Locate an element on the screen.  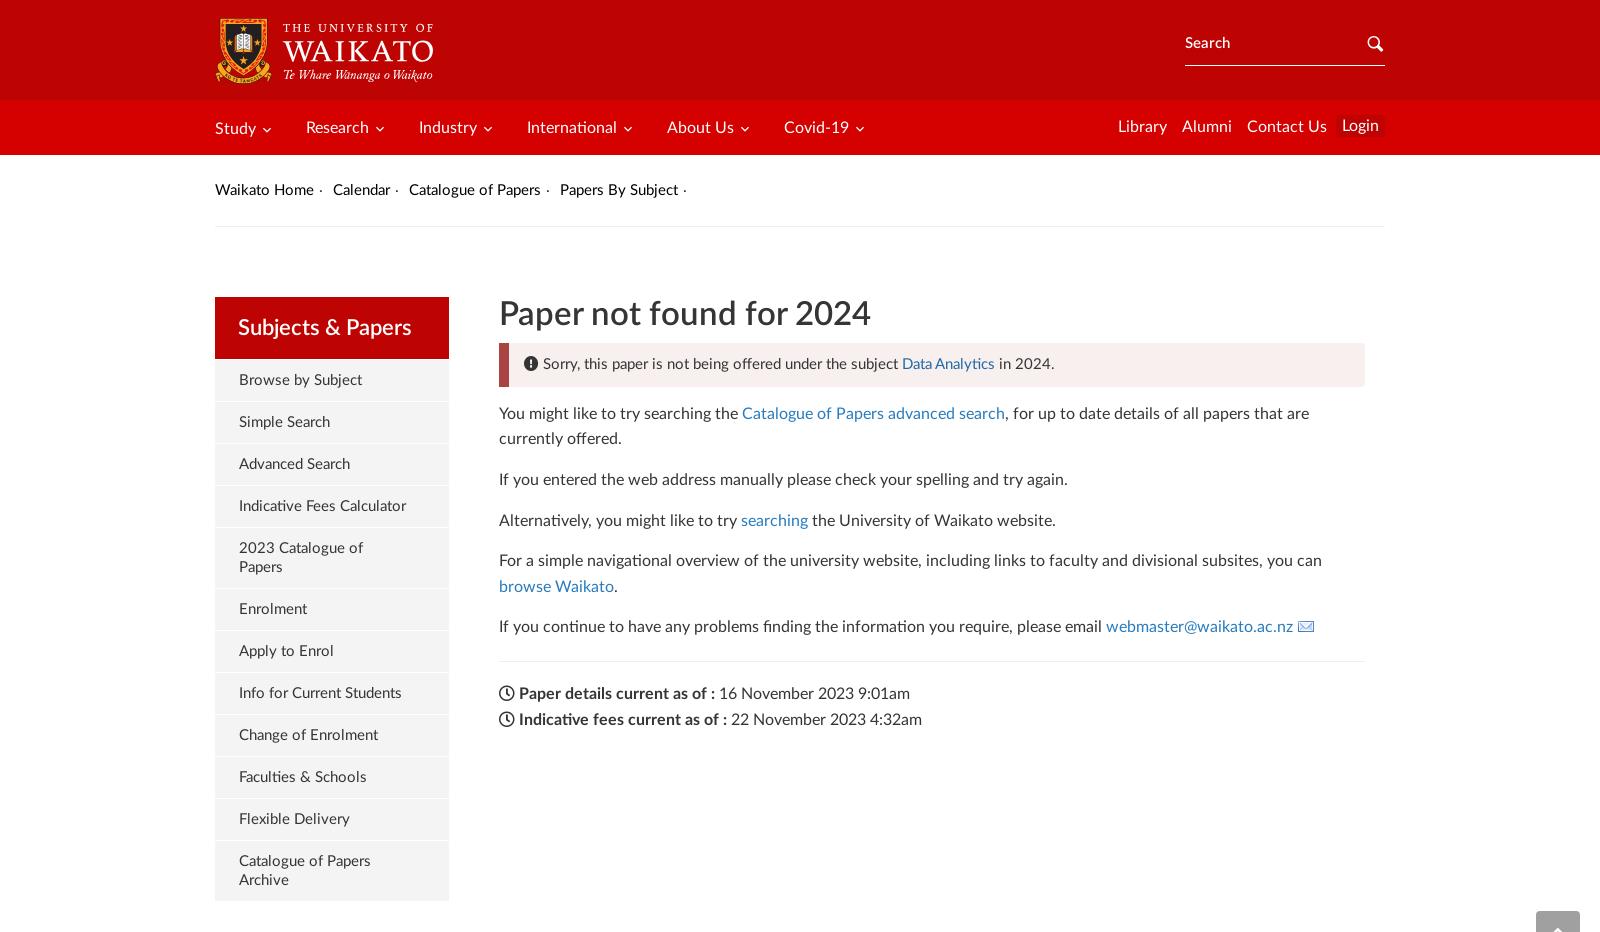
'Paper not found for 2024' is located at coordinates (684, 313).